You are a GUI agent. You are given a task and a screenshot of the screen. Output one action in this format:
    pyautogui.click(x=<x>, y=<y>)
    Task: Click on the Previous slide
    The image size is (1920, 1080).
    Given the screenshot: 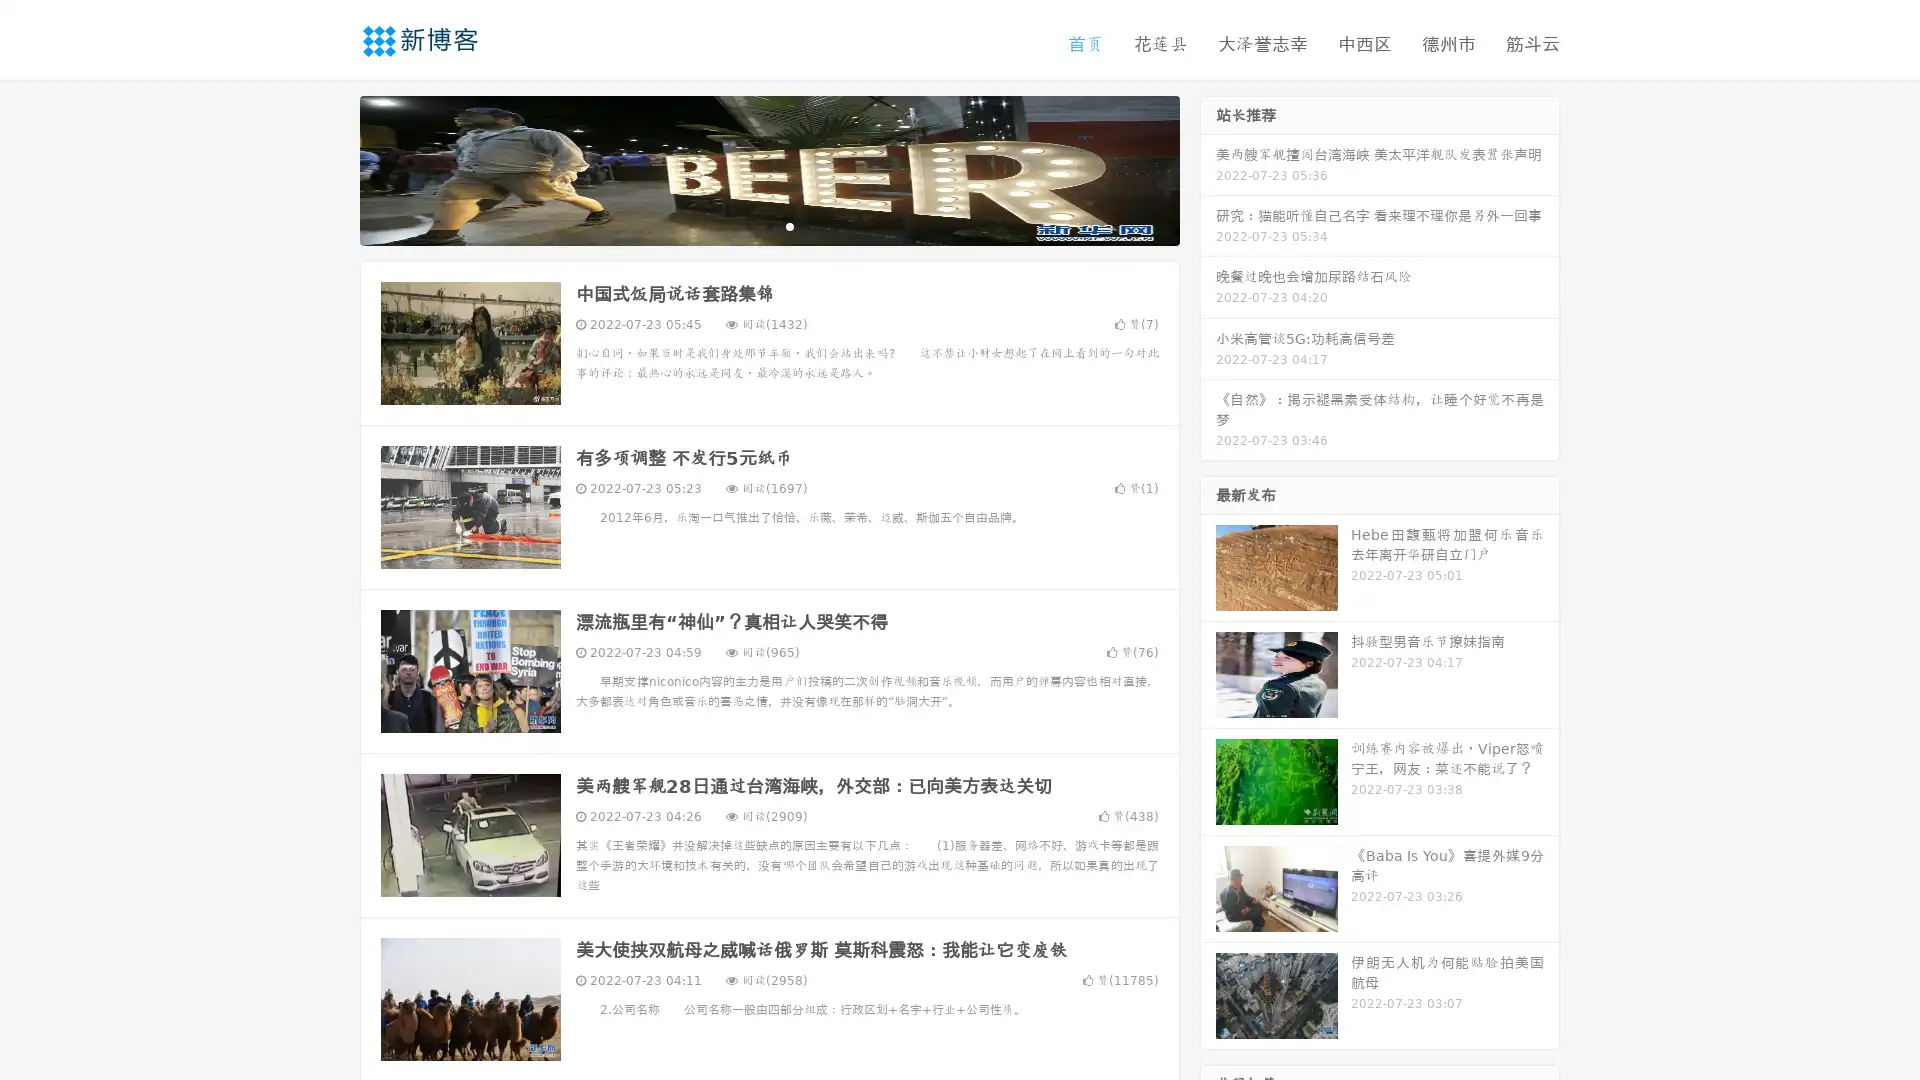 What is the action you would take?
    pyautogui.click(x=330, y=168)
    